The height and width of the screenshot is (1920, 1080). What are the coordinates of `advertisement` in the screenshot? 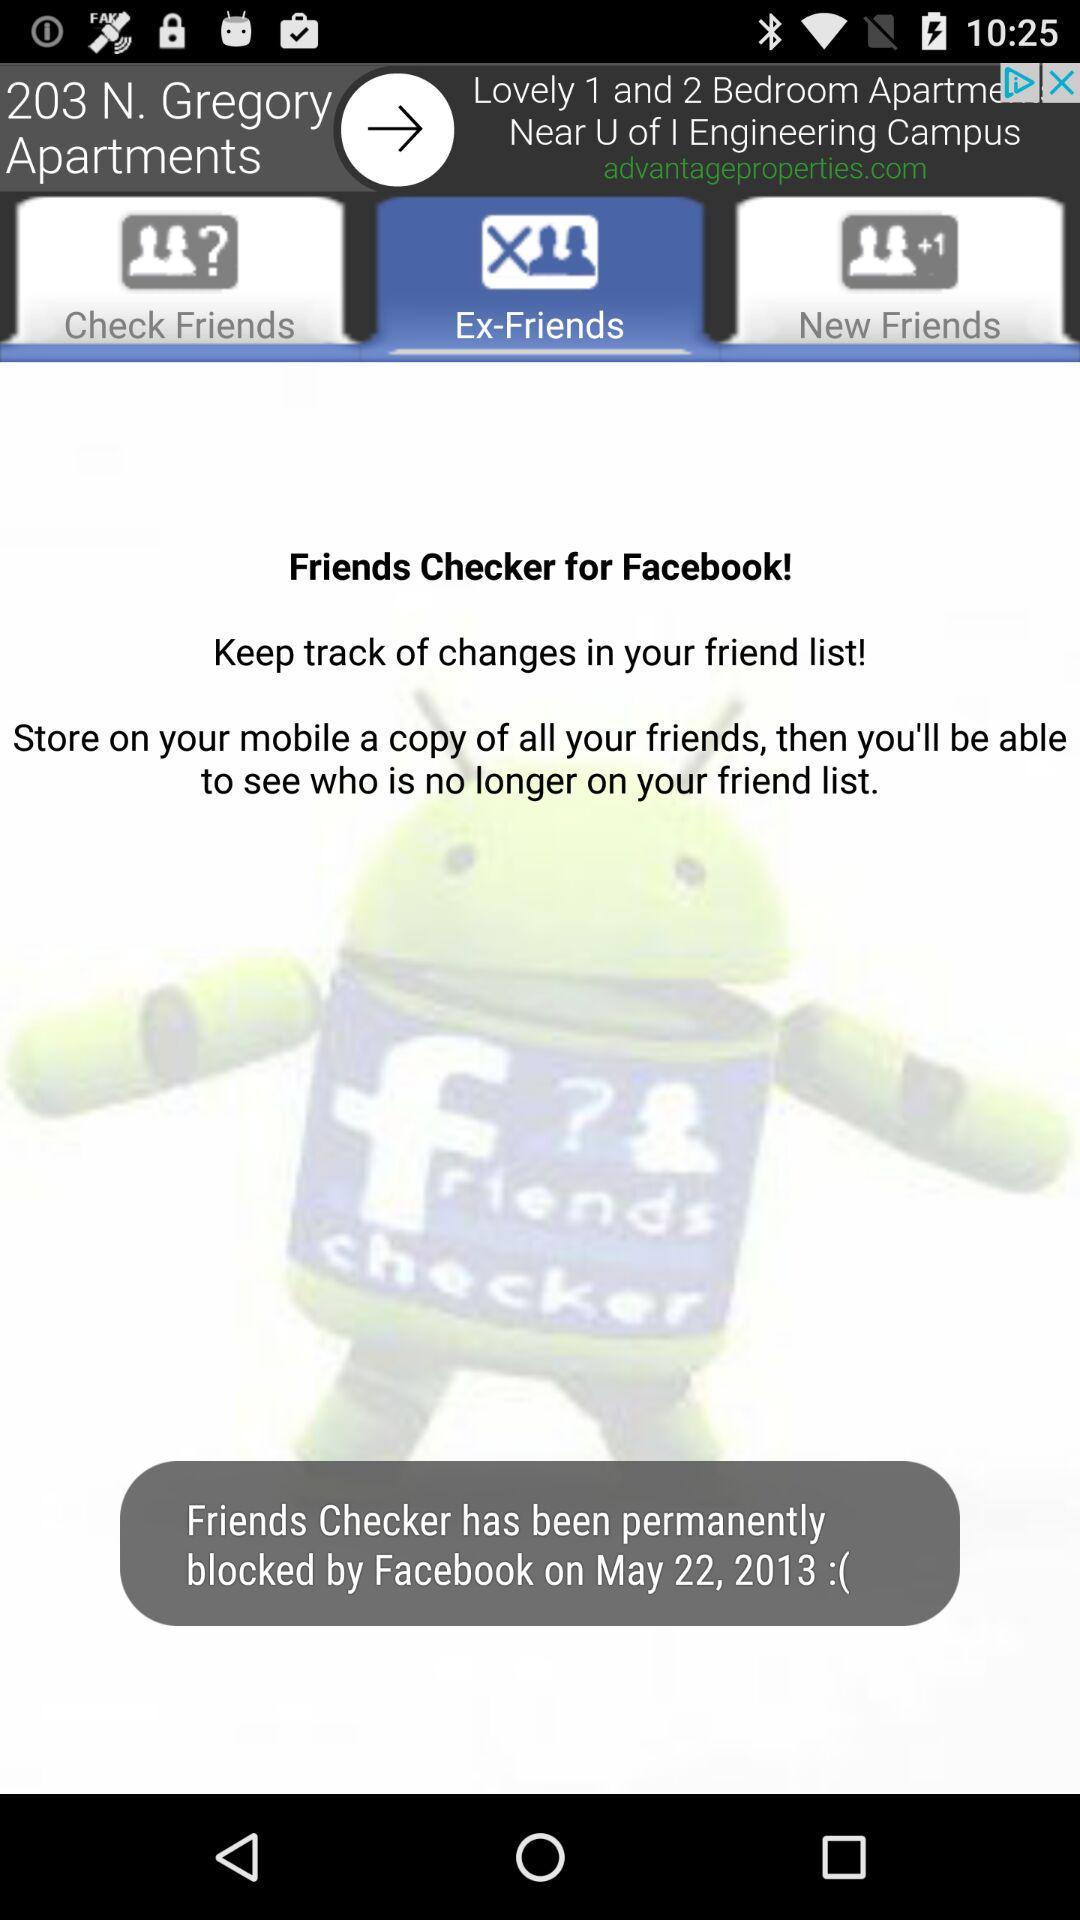 It's located at (540, 127).